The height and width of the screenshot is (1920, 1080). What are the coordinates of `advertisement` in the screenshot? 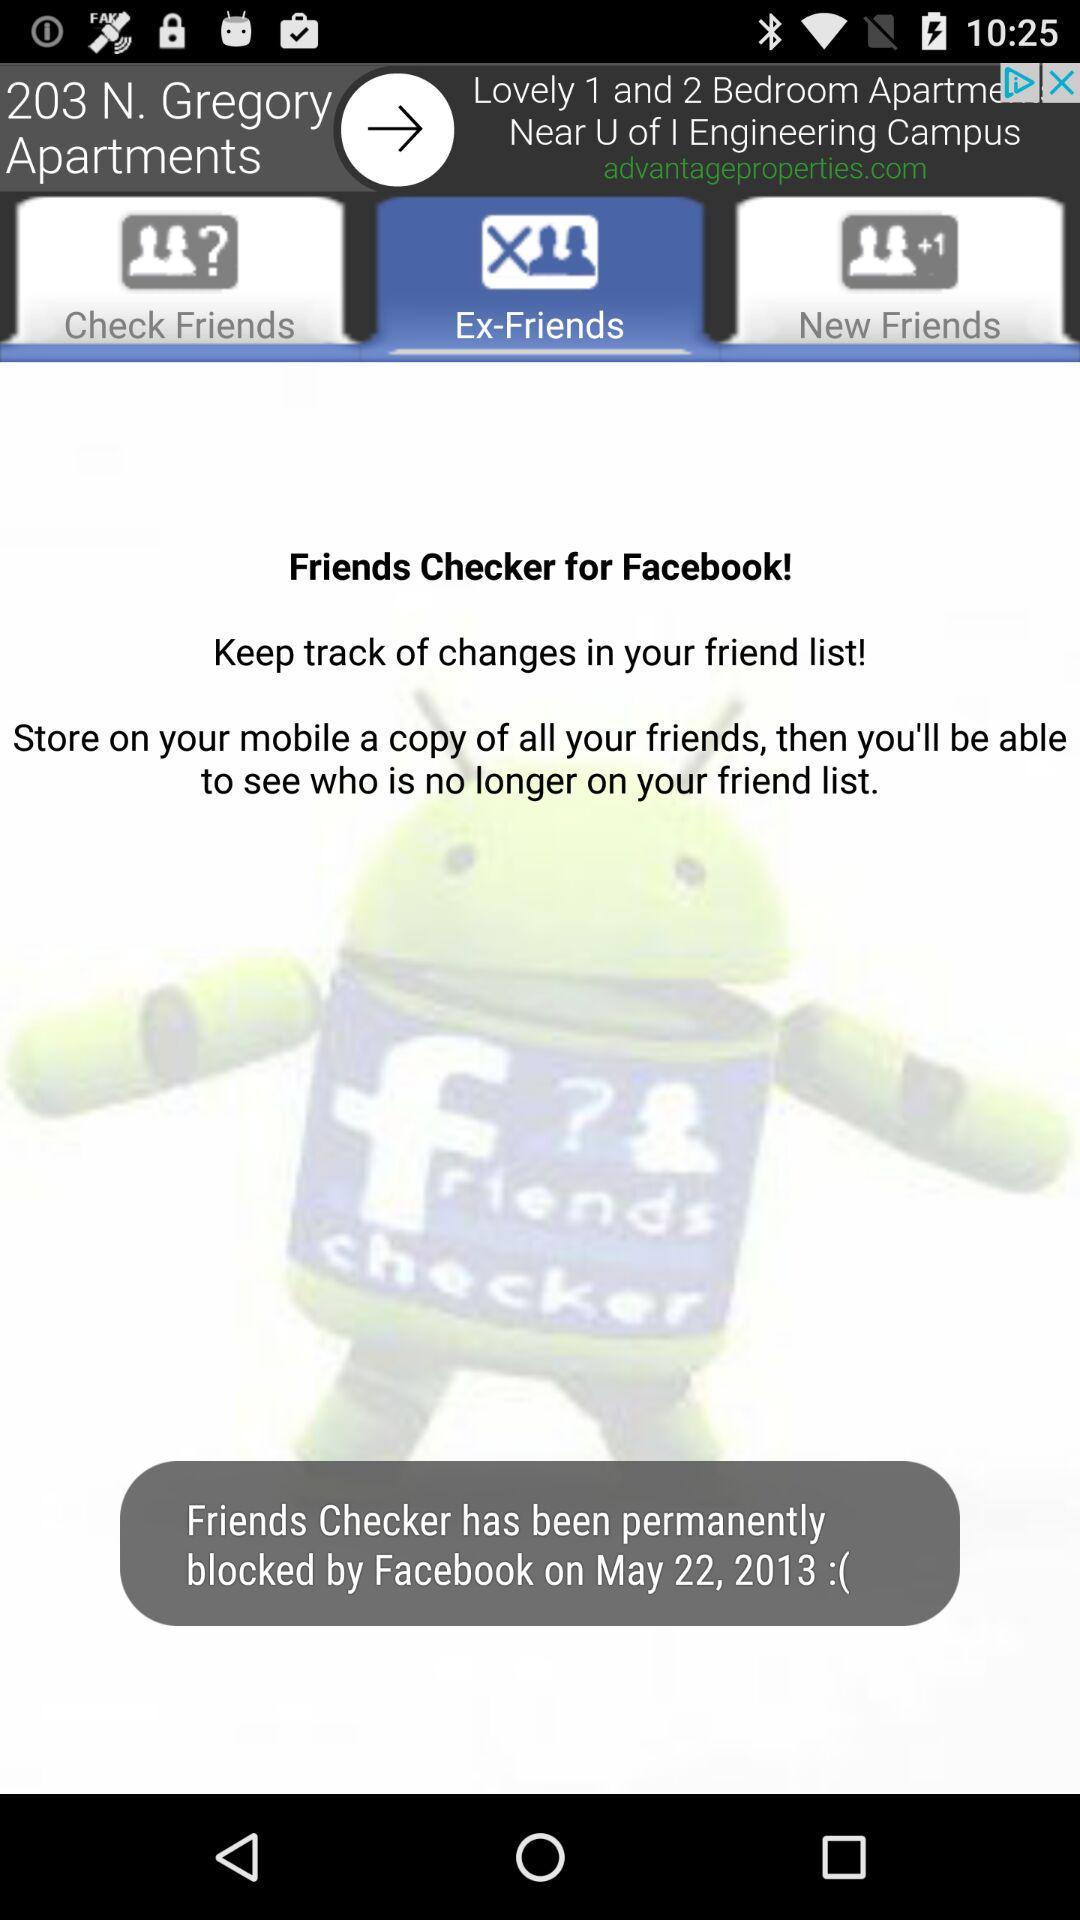 It's located at (540, 127).